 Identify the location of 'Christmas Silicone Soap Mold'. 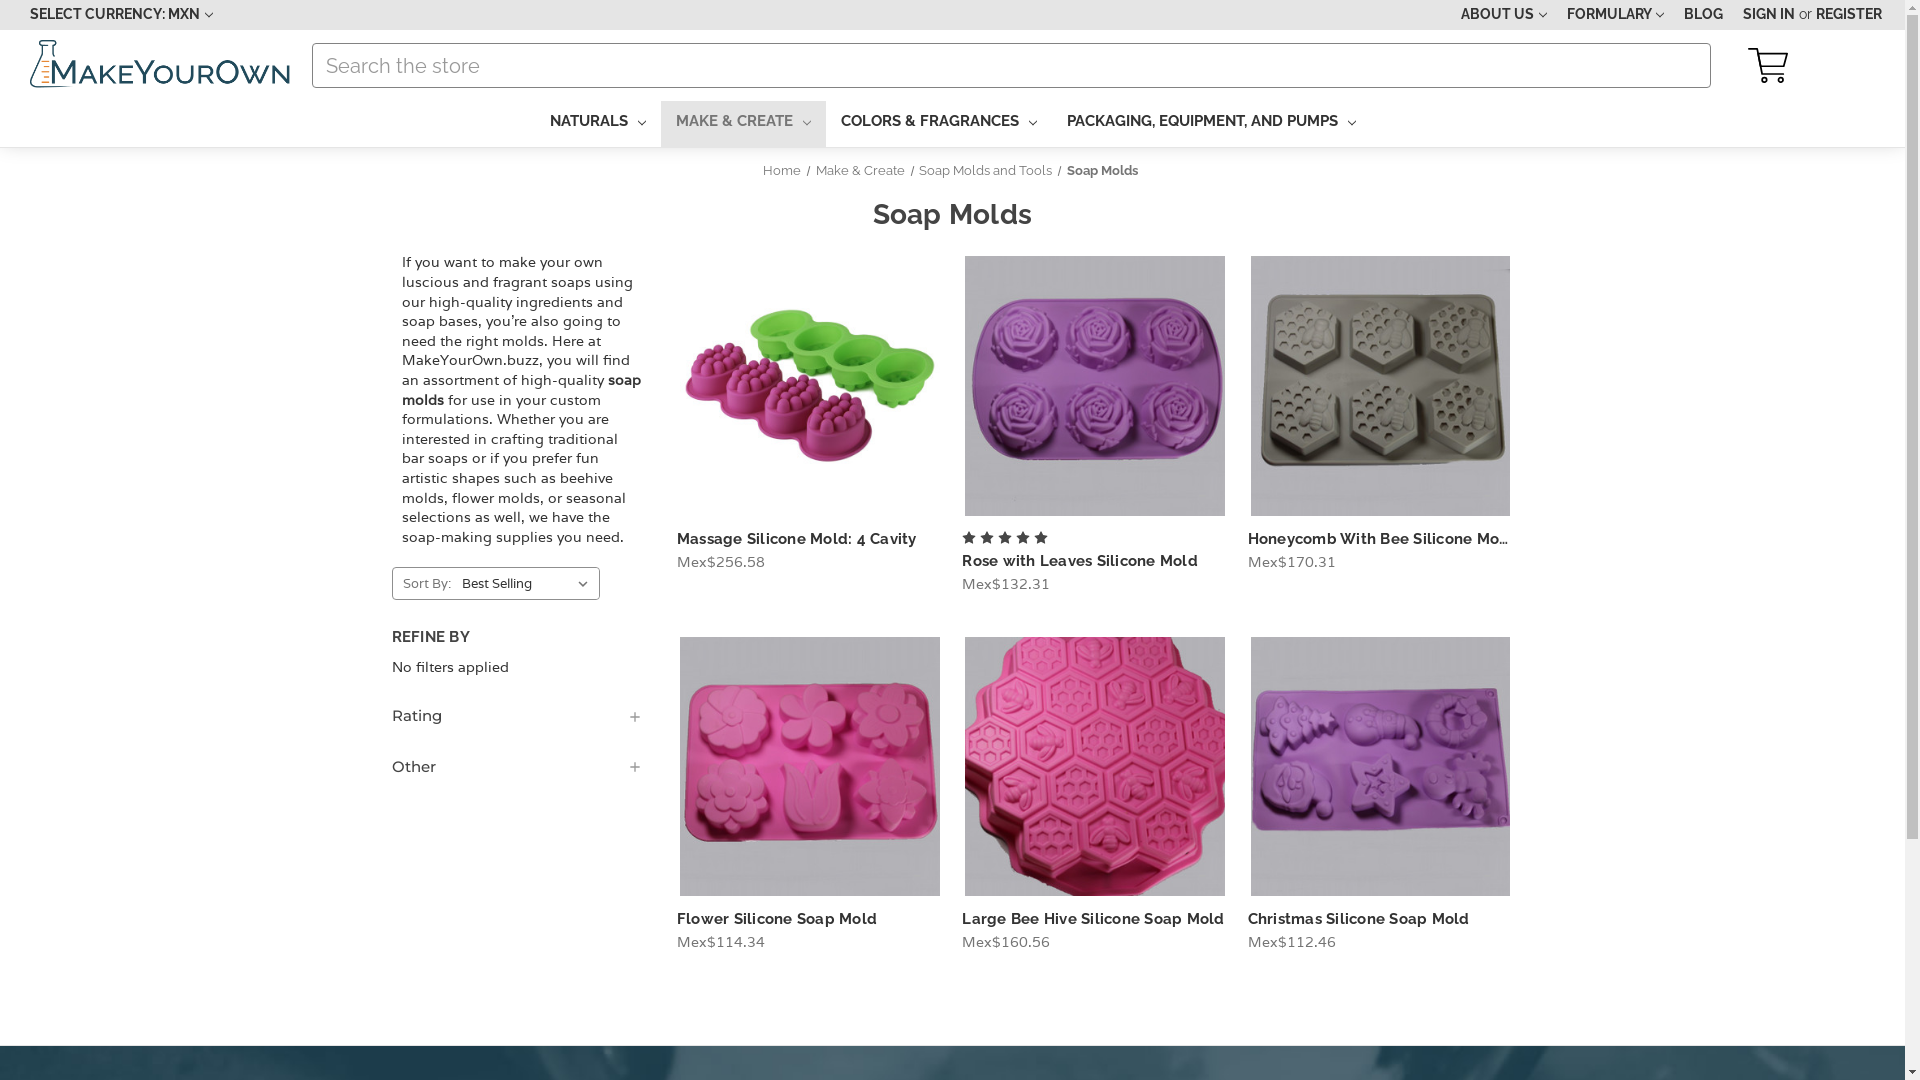
(1358, 918).